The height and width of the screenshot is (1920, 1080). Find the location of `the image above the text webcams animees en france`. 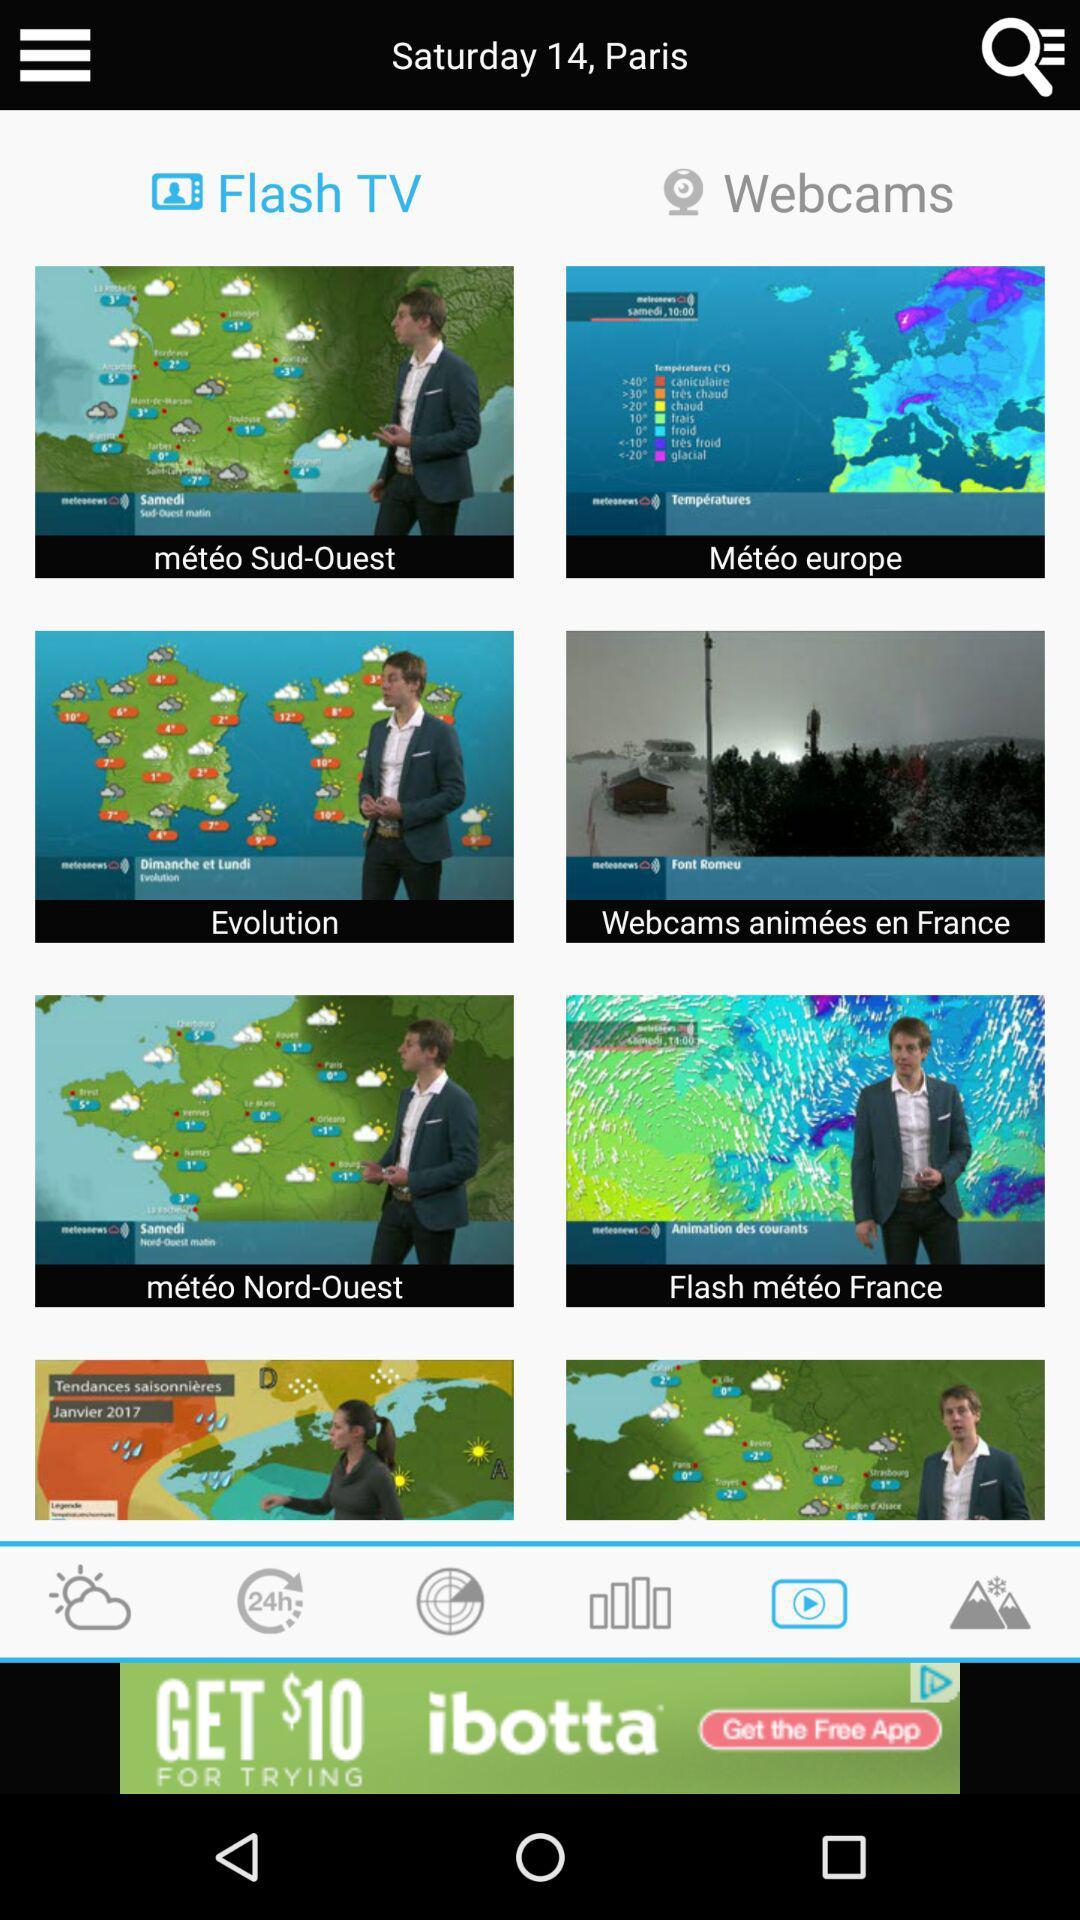

the image above the text webcams animees en france is located at coordinates (804, 764).